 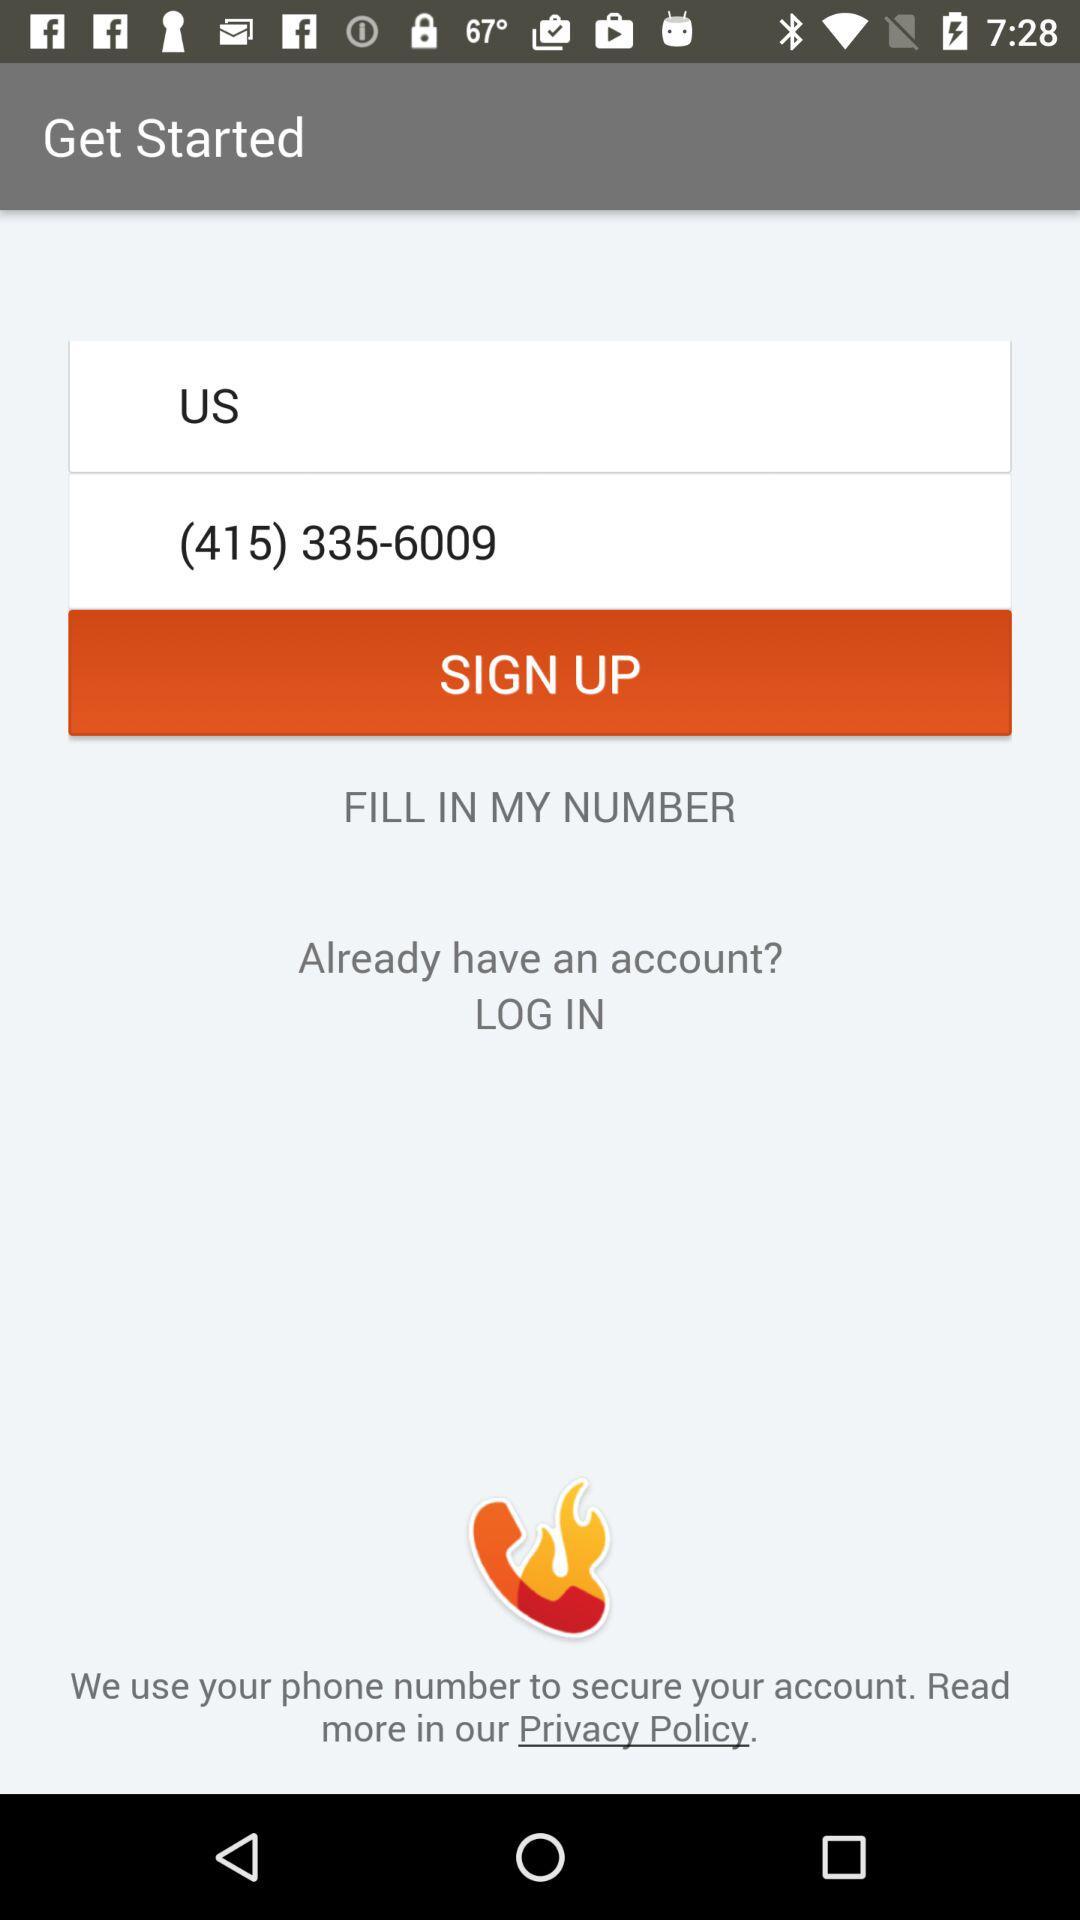 I want to click on the item below the sign up item, so click(x=538, y=805).